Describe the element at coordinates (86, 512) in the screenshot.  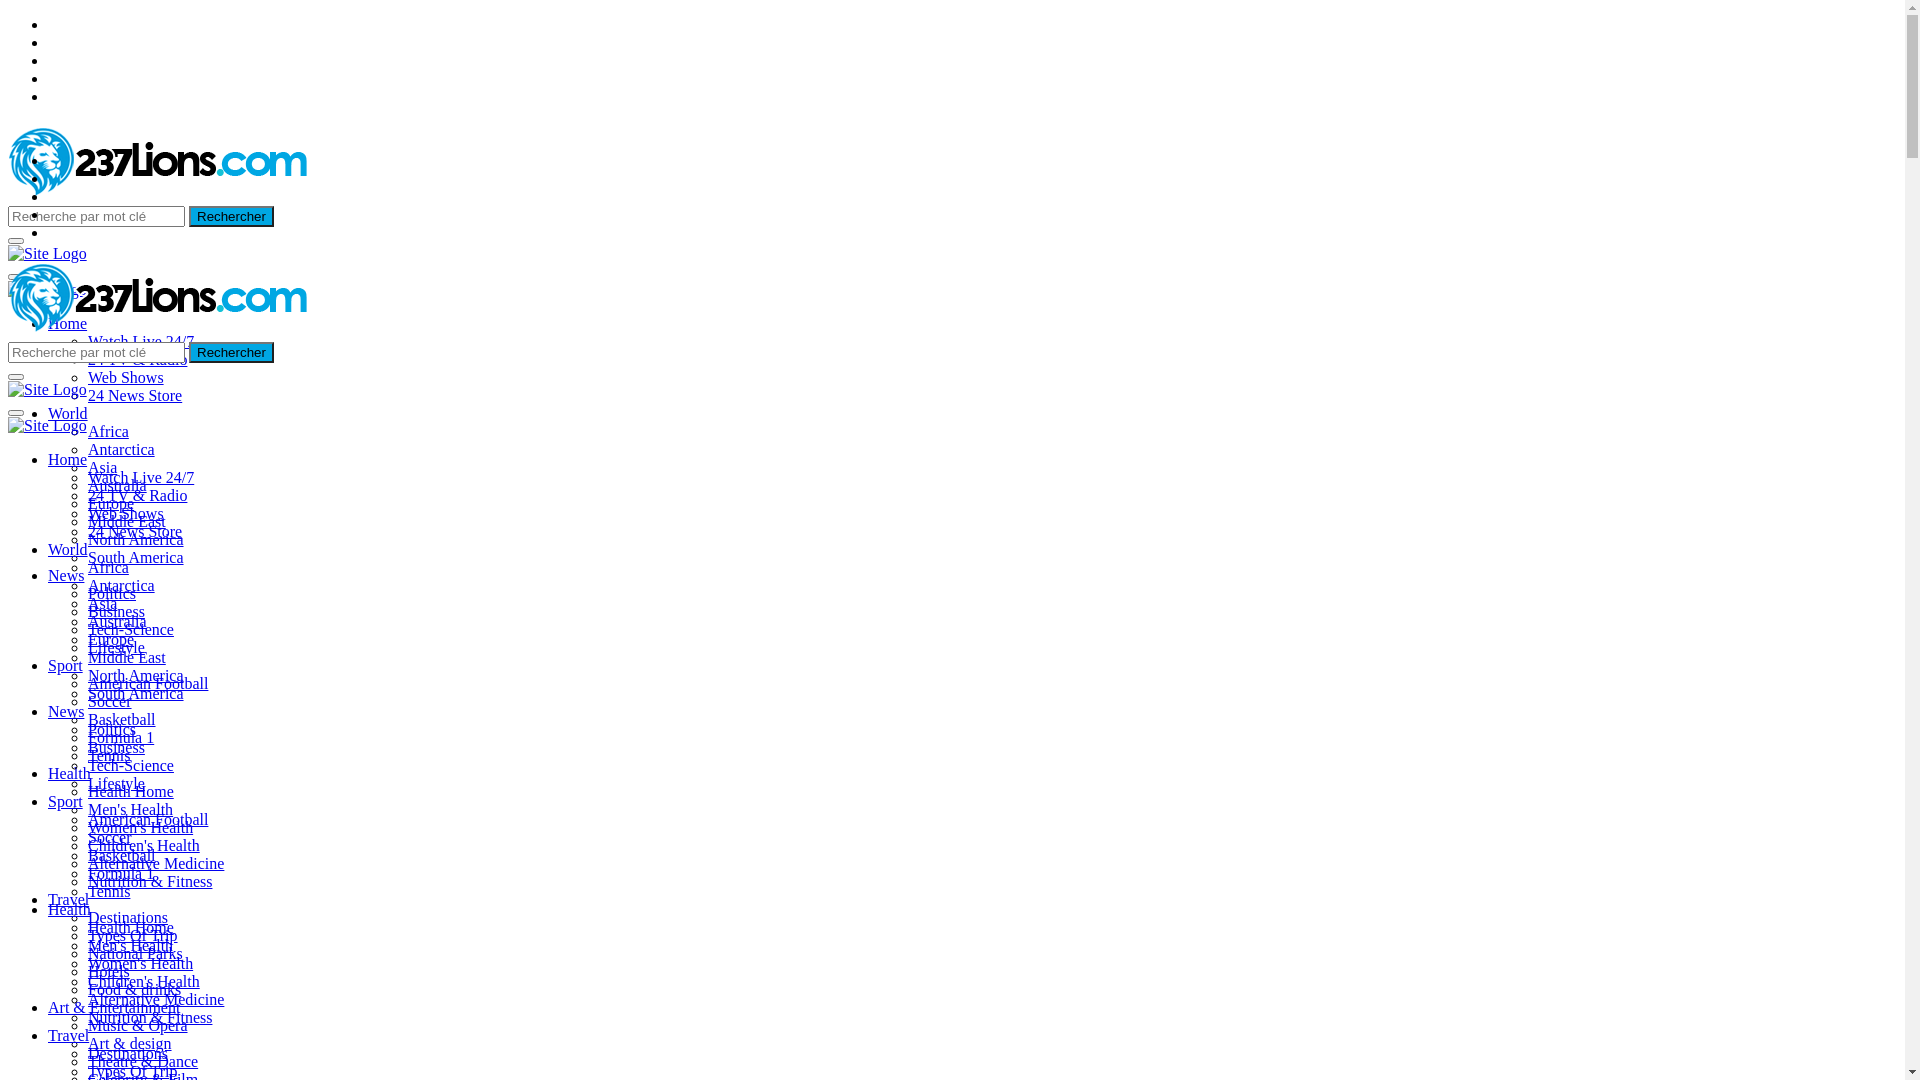
I see `'Web Shows'` at that location.